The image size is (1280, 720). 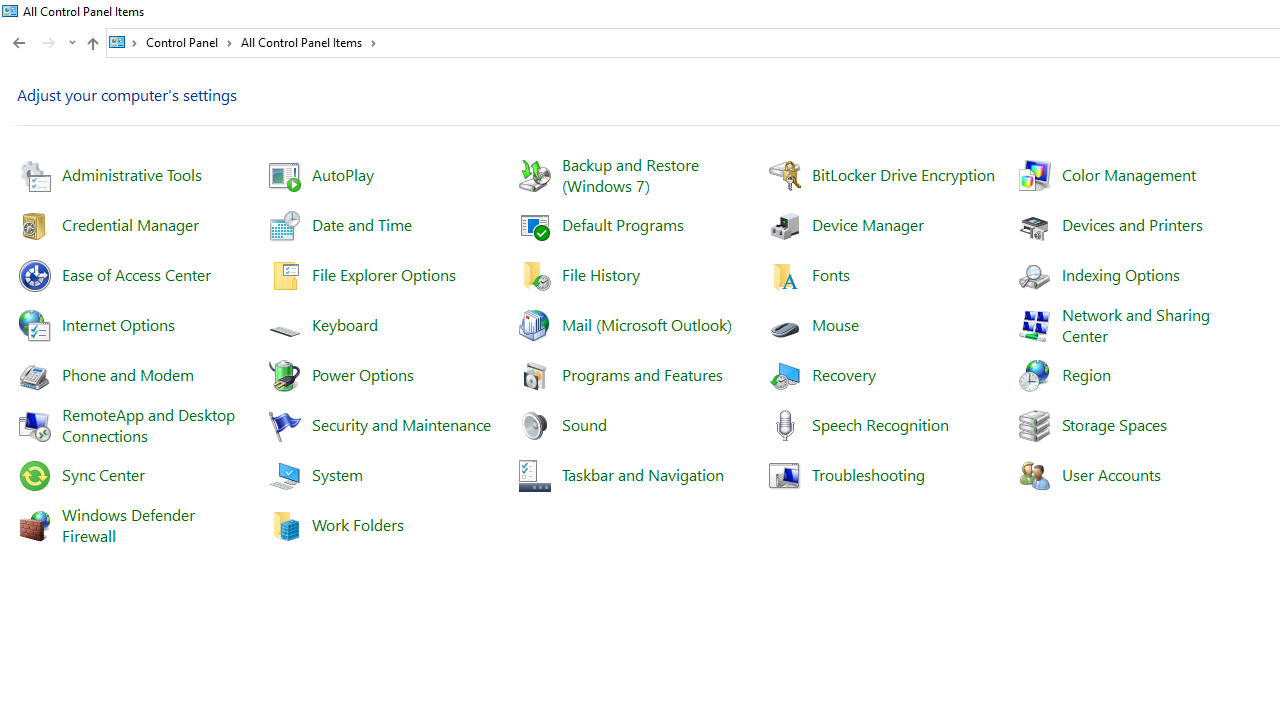 I want to click on 'Backup and Restore (Windows 7)', so click(x=631, y=173).